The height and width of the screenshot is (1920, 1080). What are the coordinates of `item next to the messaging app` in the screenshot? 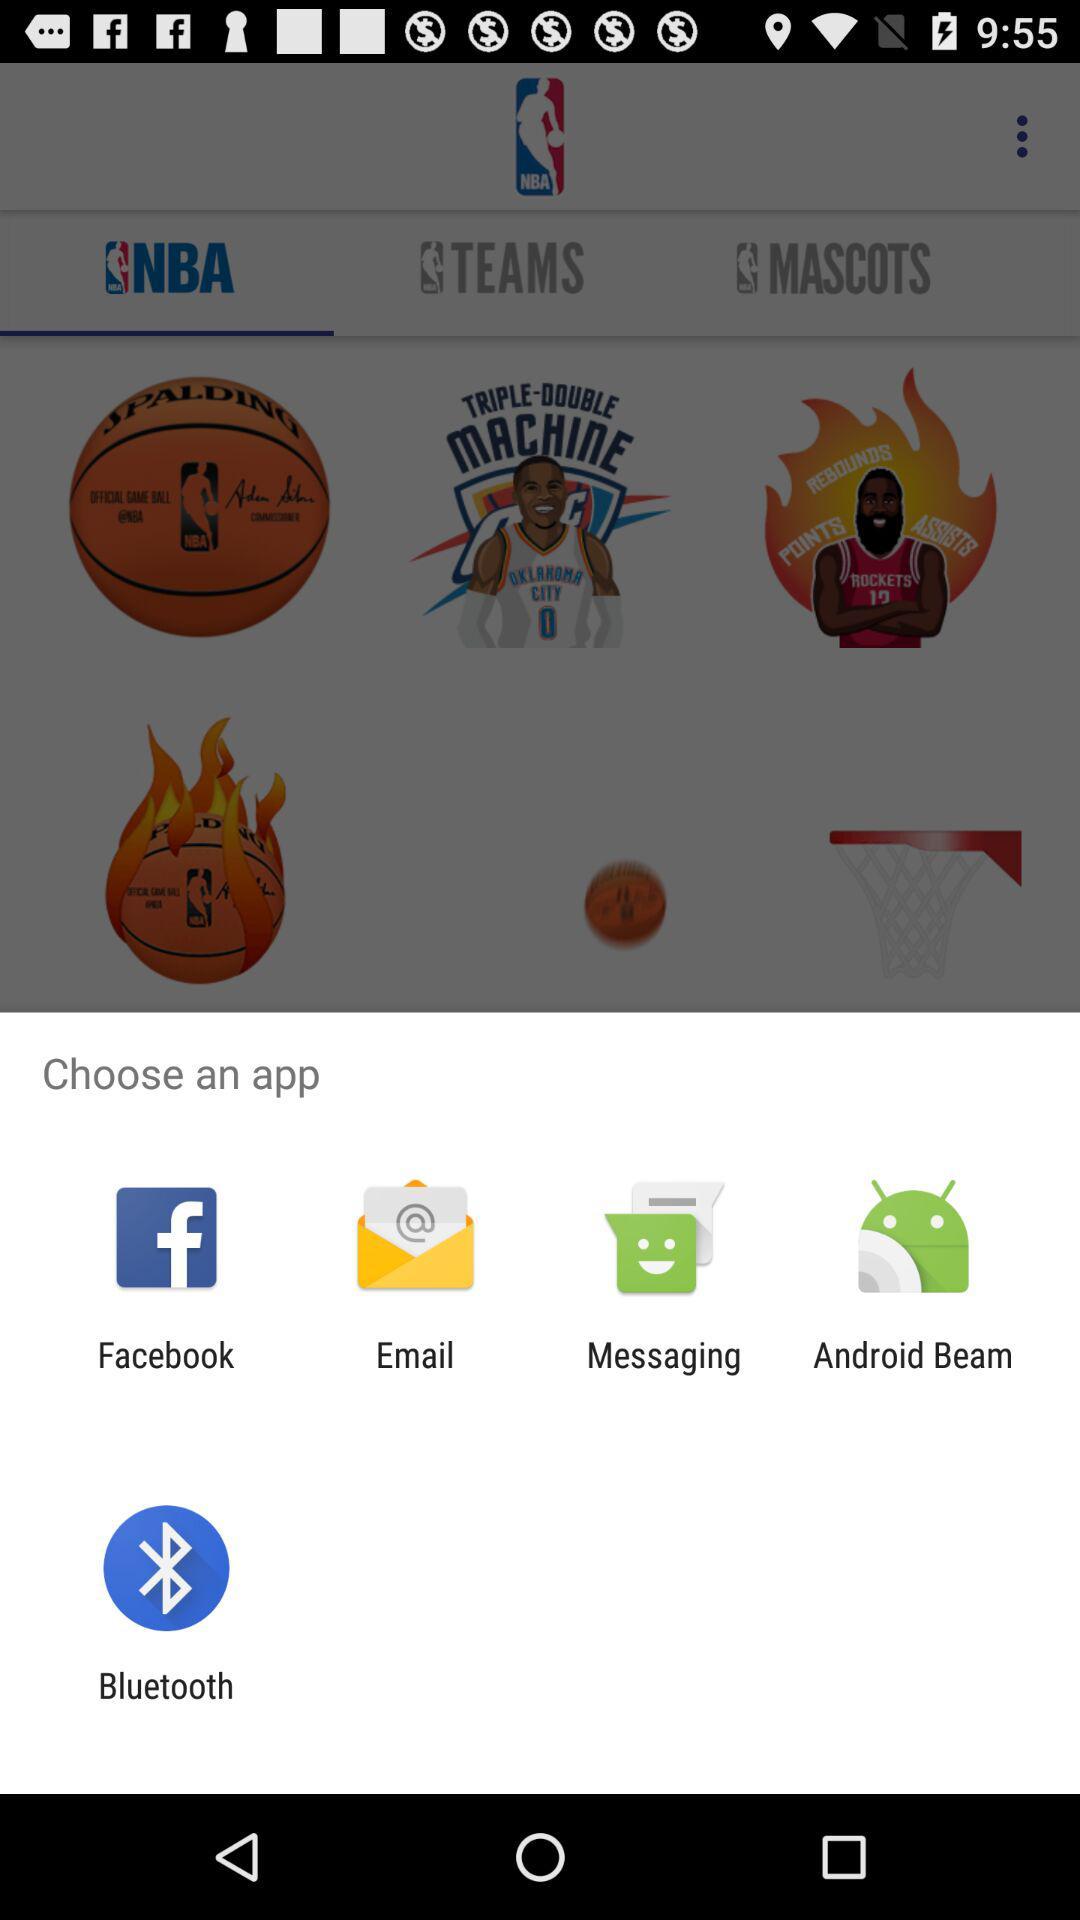 It's located at (414, 1374).